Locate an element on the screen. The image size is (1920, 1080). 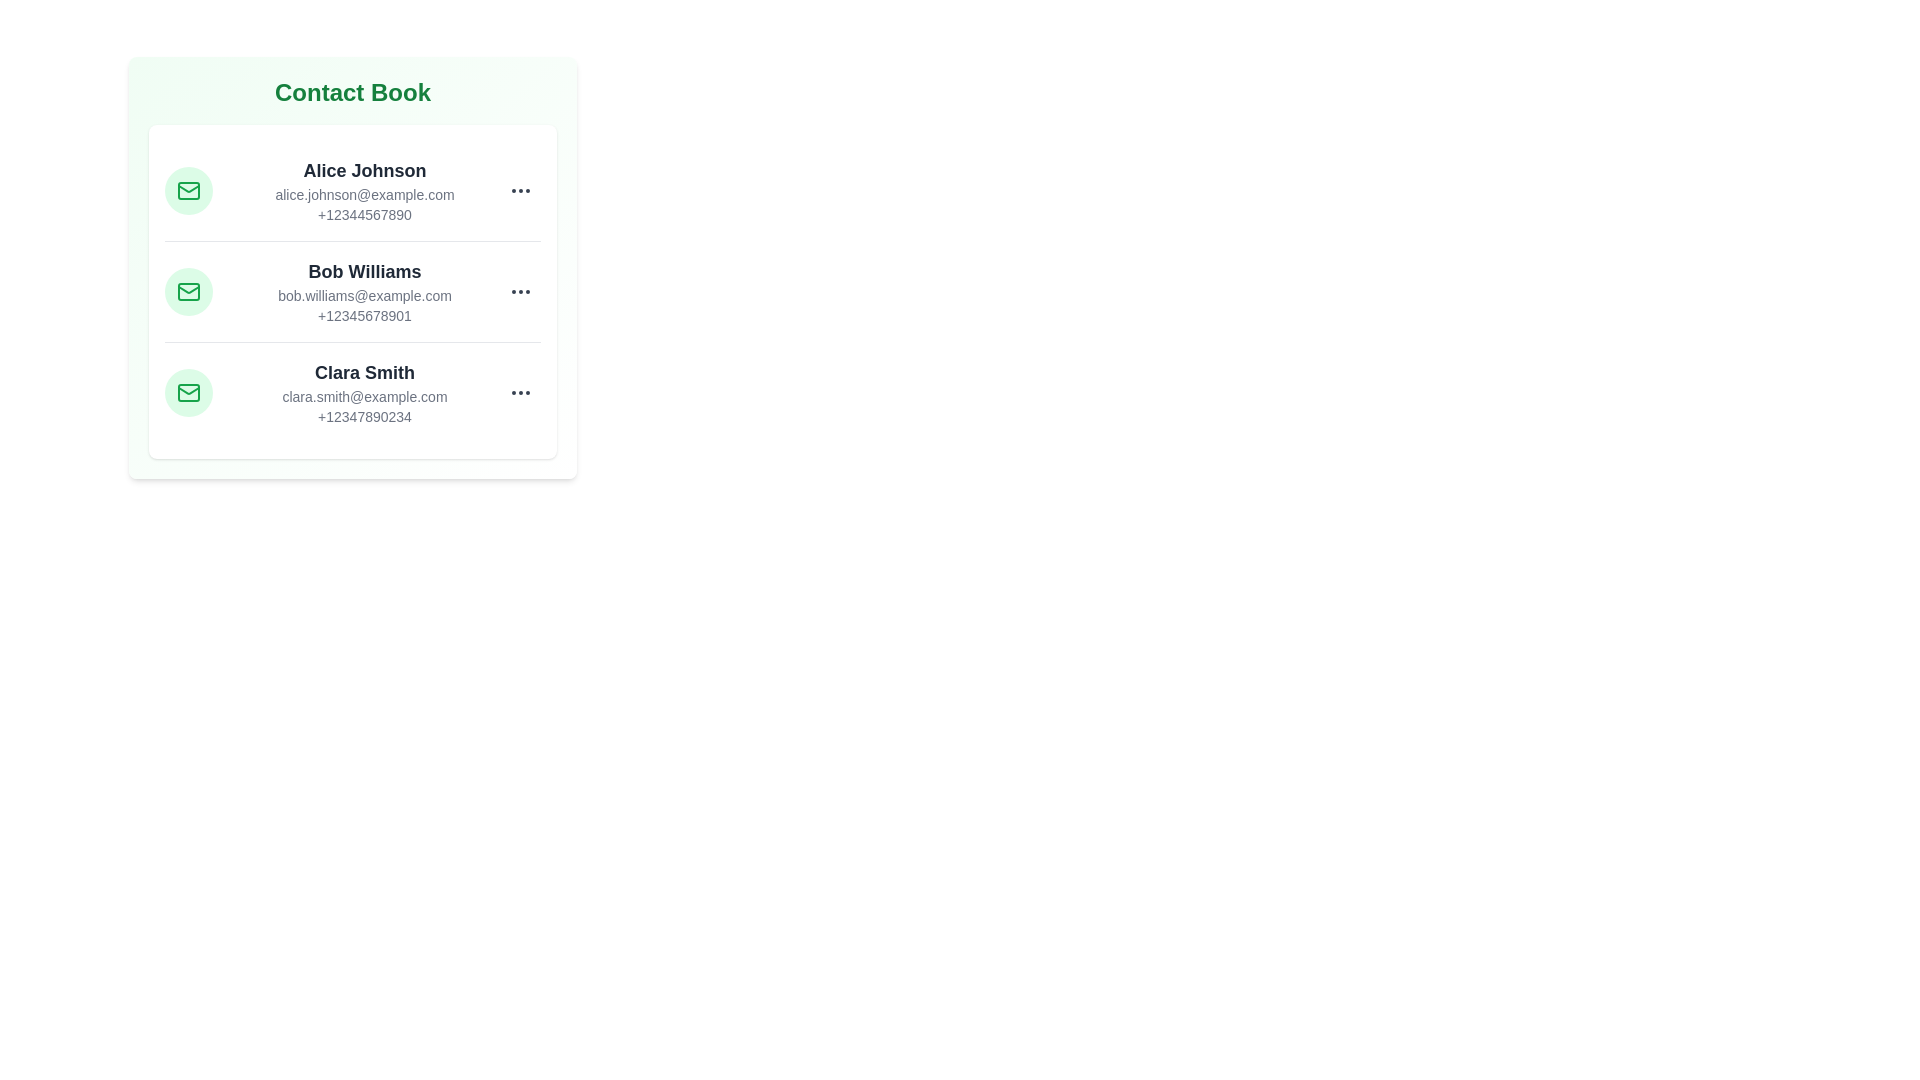
mail icon for the contact Bob Williams to highlight it is located at coordinates (188, 292).